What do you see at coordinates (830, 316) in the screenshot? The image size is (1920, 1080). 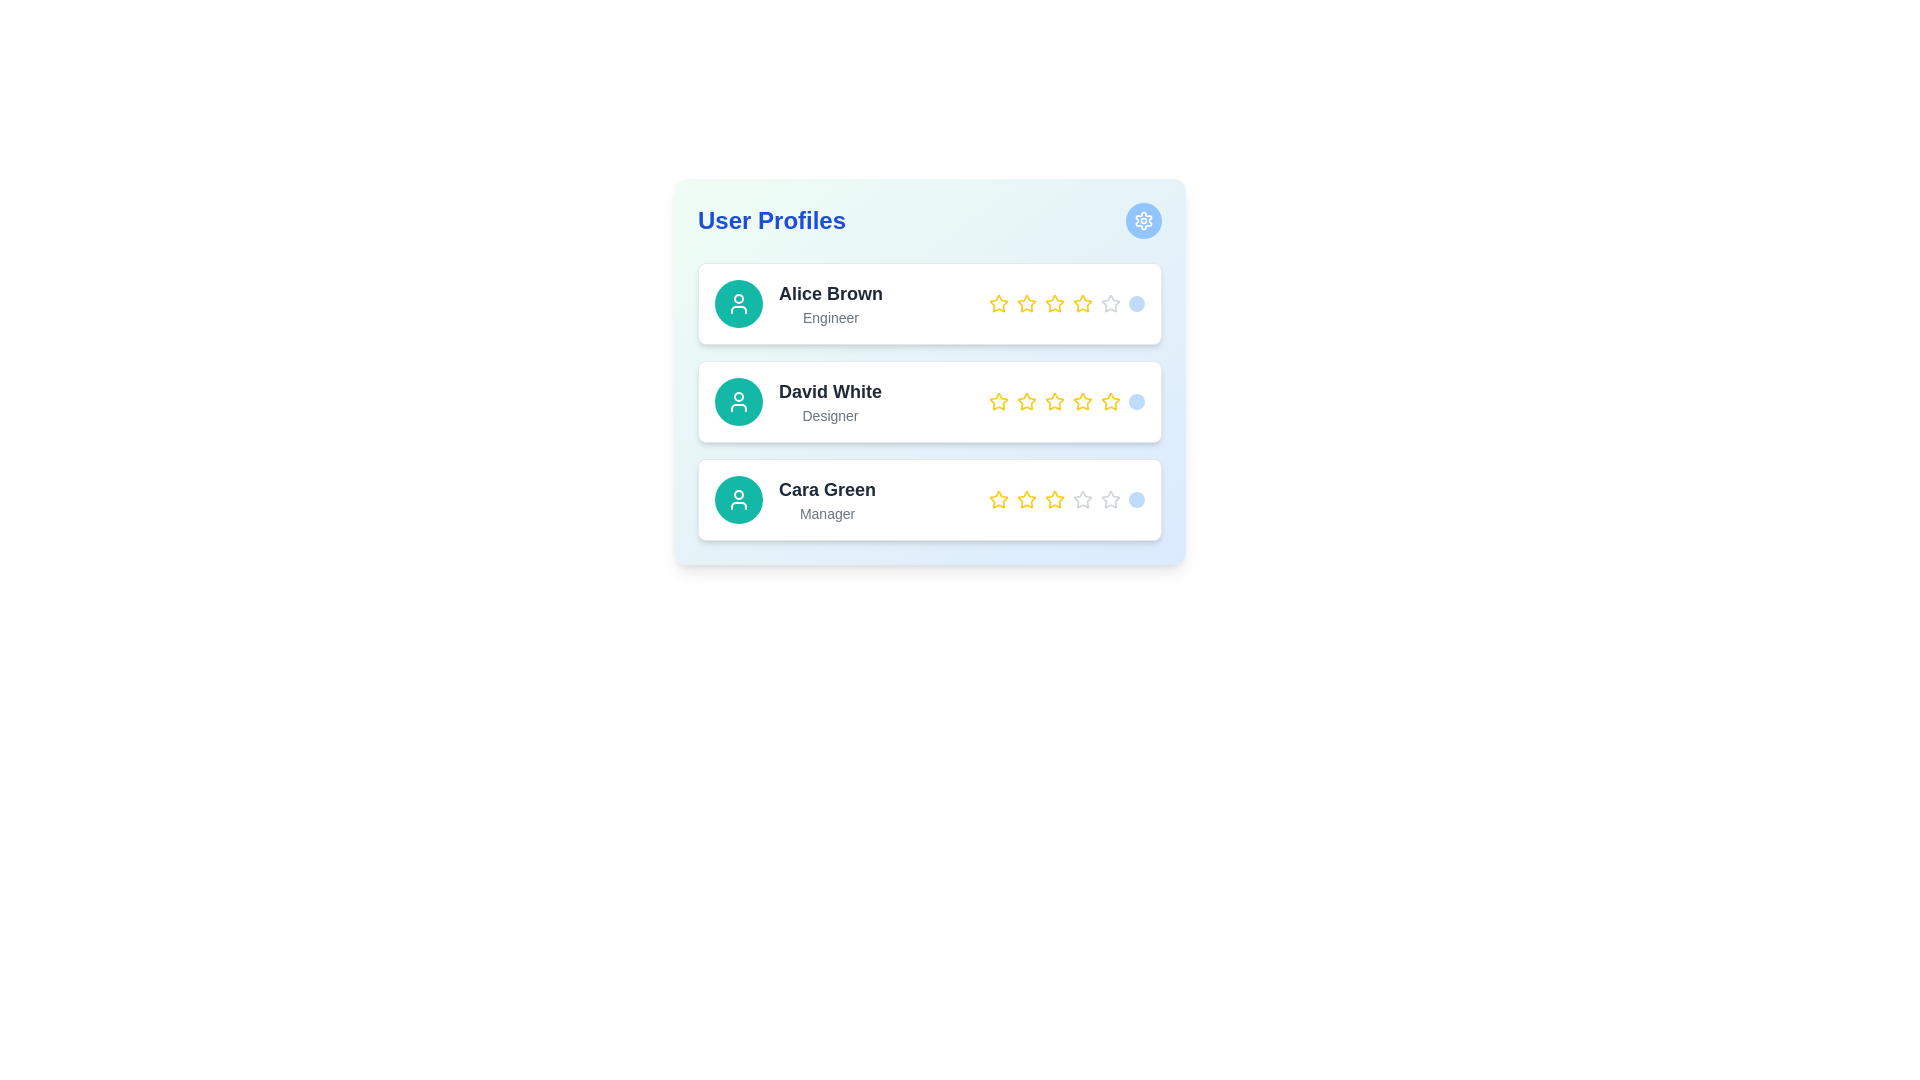 I see `the static text label that designates the job title for the user profile of 'Alice Brown', located directly below the name within the first user profile card` at bounding box center [830, 316].